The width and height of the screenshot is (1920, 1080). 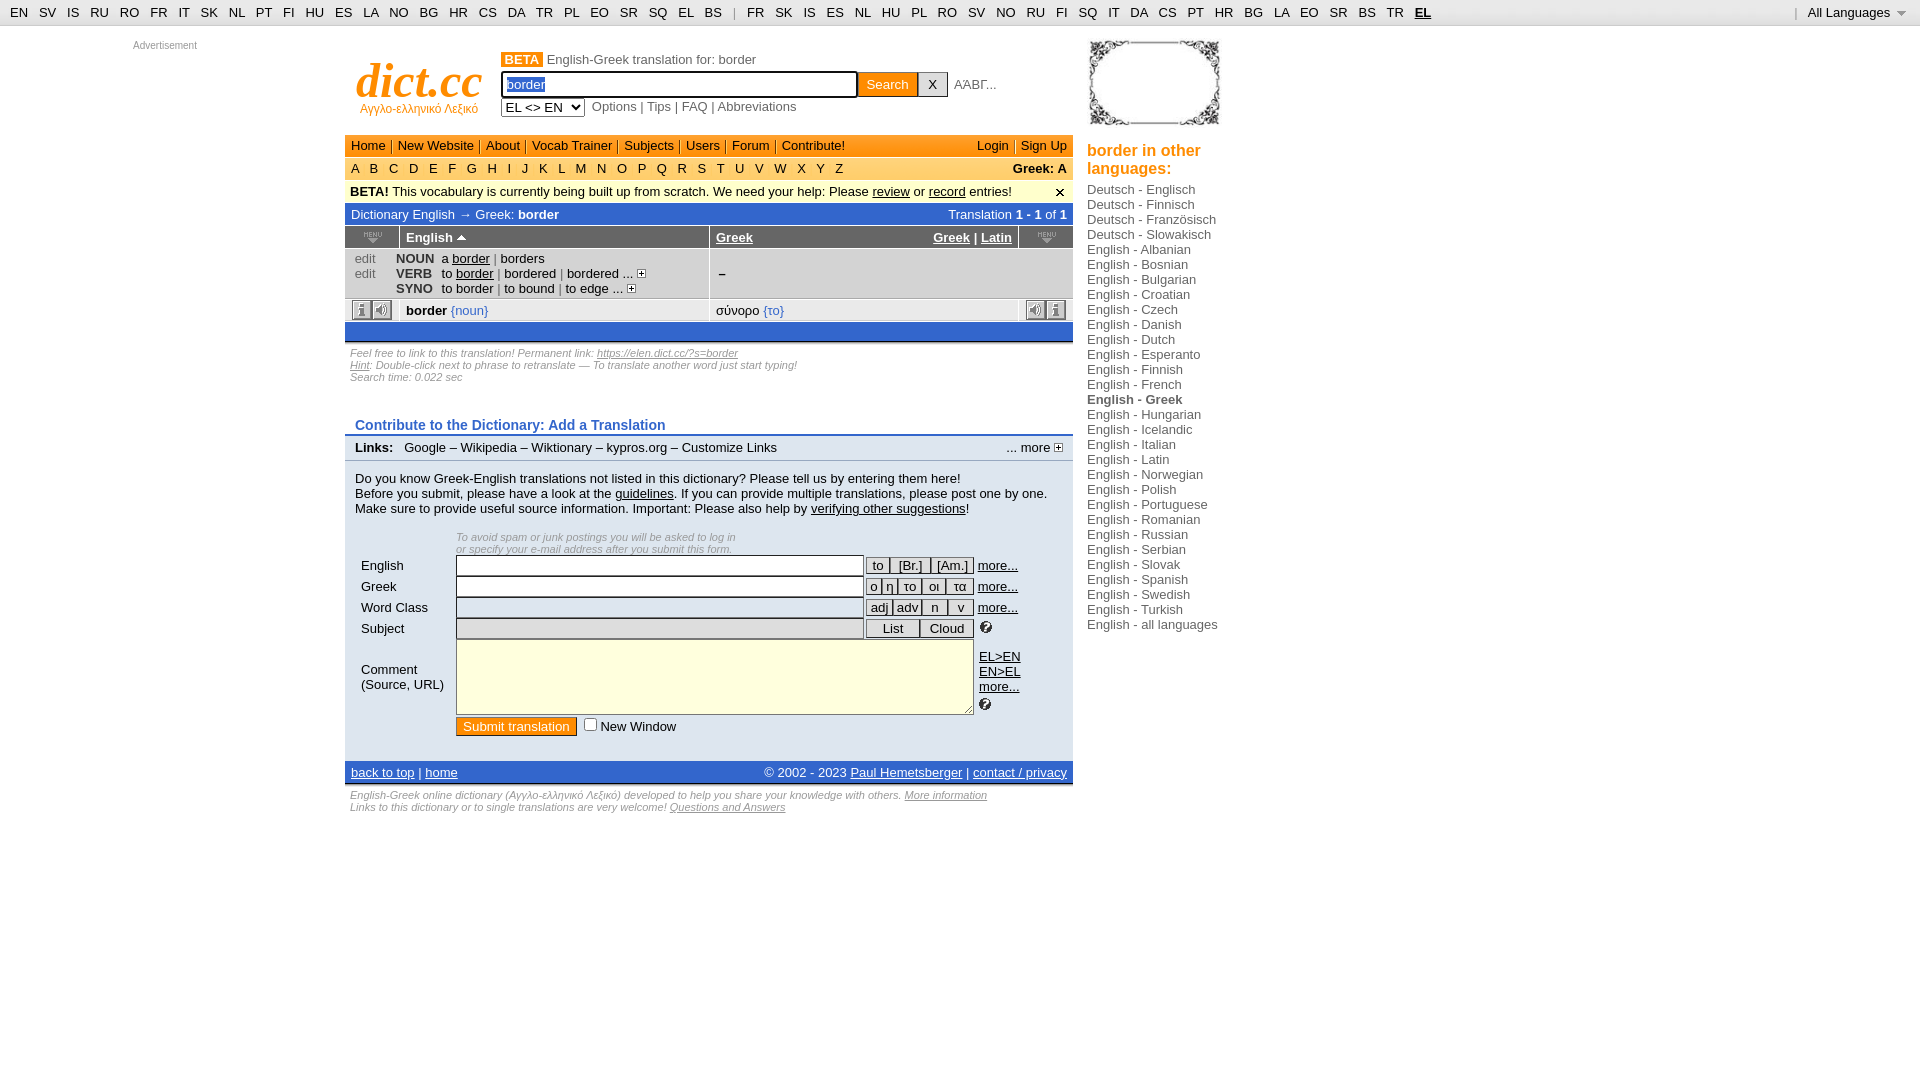 What do you see at coordinates (1134, 608) in the screenshot?
I see `'English - Turkish'` at bounding box center [1134, 608].